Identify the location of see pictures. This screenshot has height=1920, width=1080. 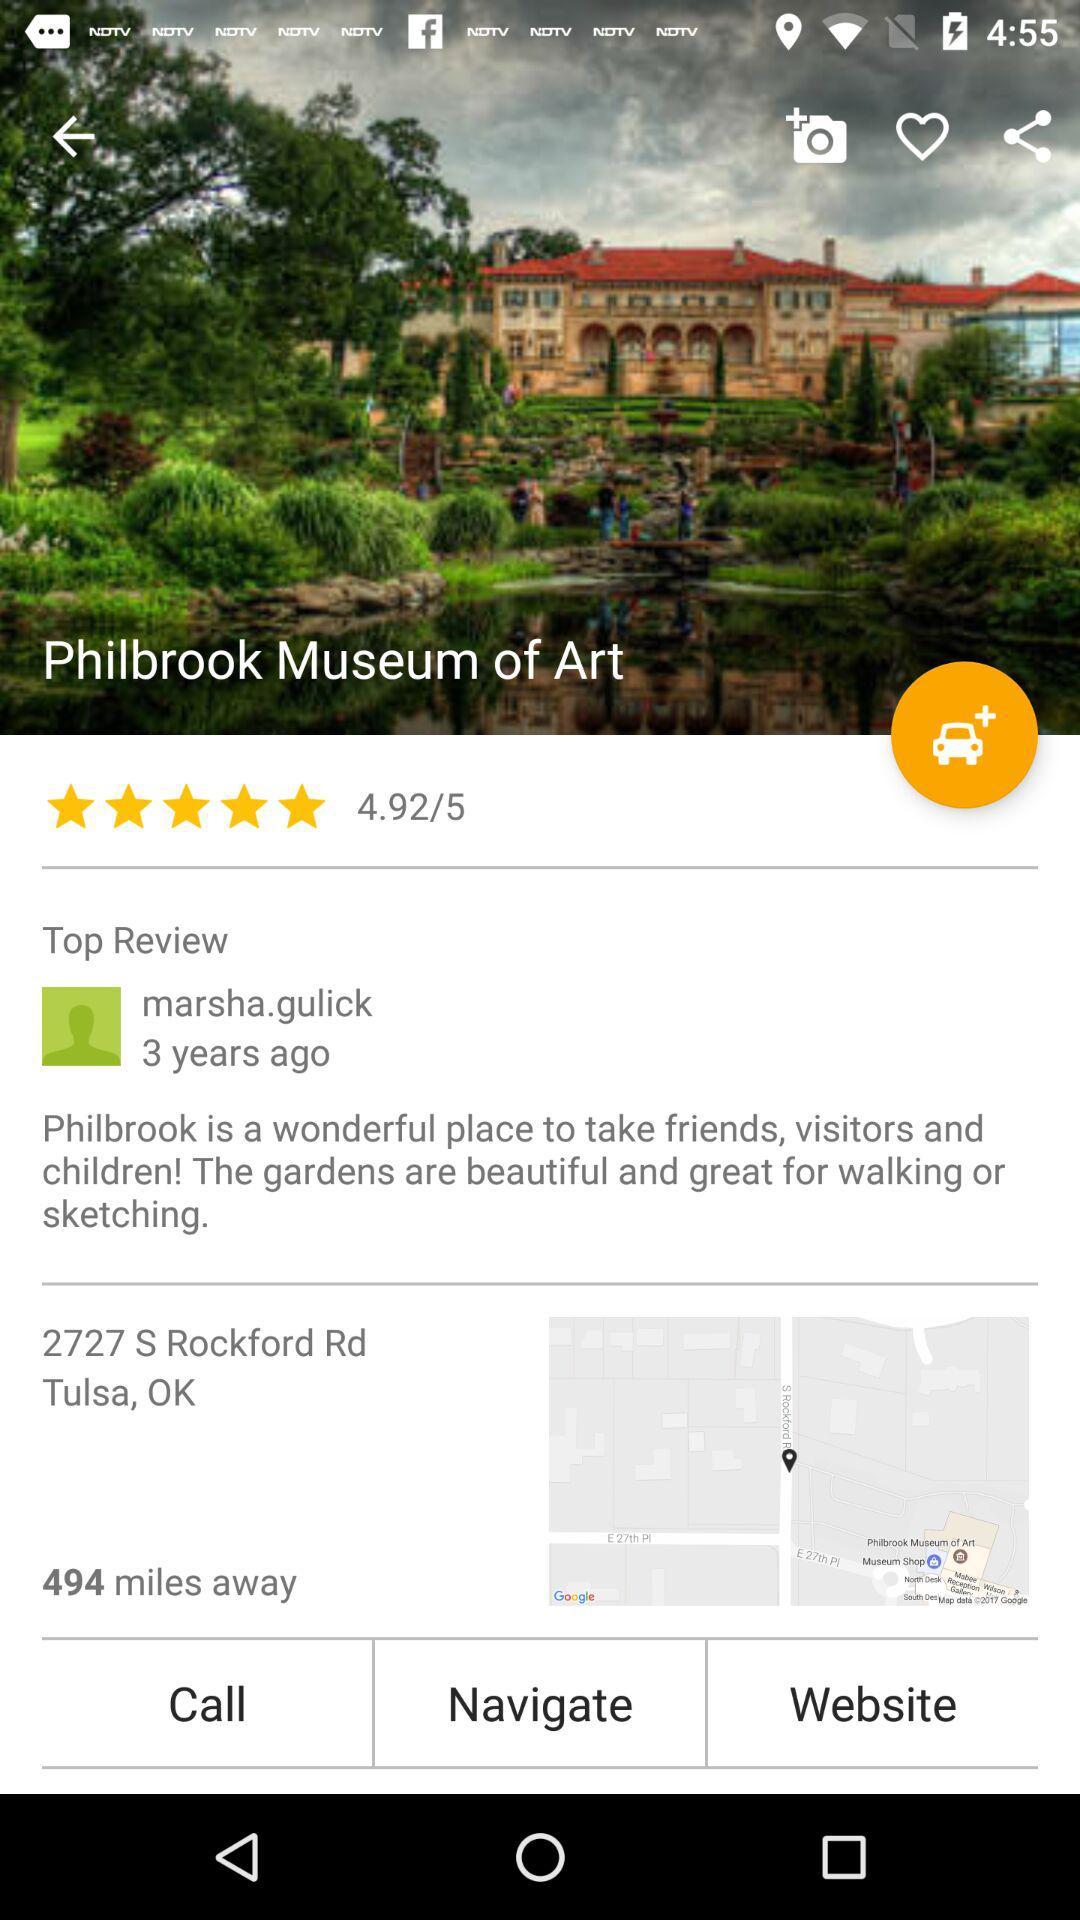
(540, 367).